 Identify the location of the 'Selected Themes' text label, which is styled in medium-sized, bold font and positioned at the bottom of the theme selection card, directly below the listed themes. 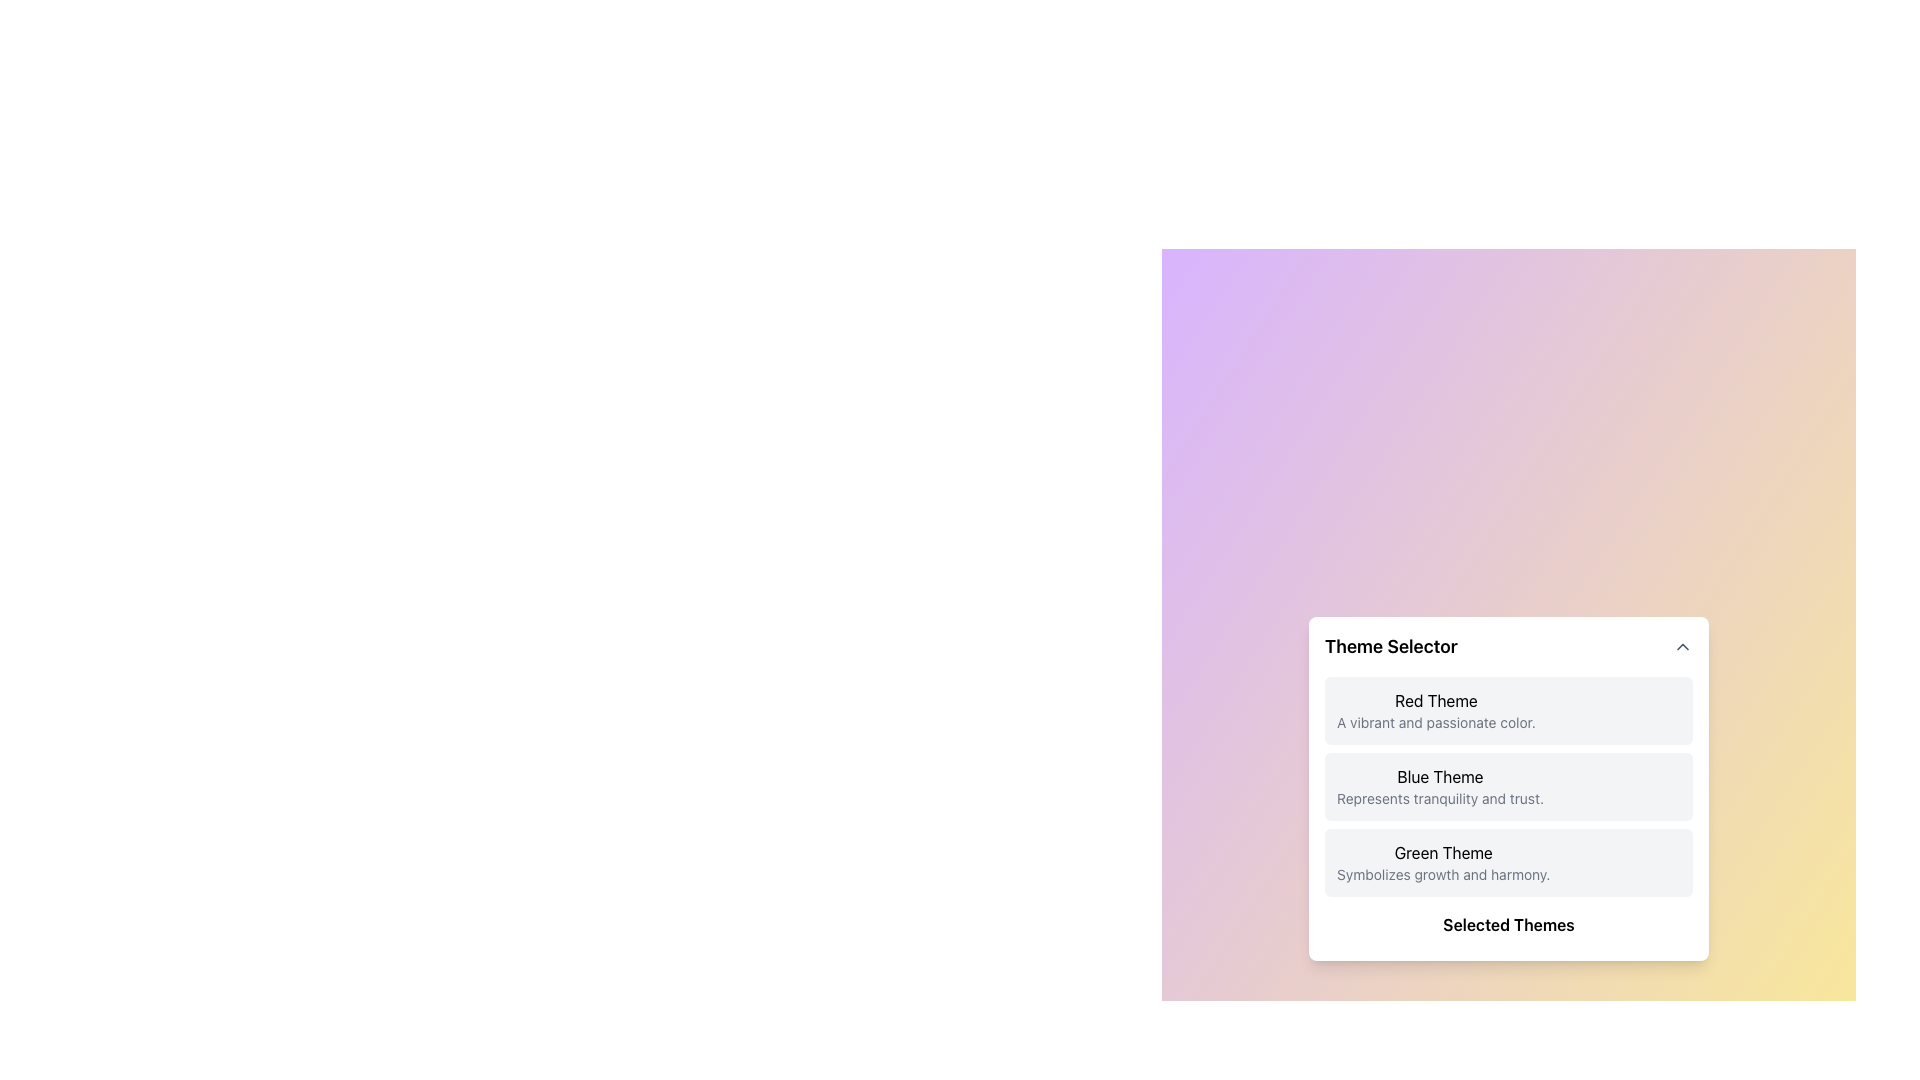
(1508, 929).